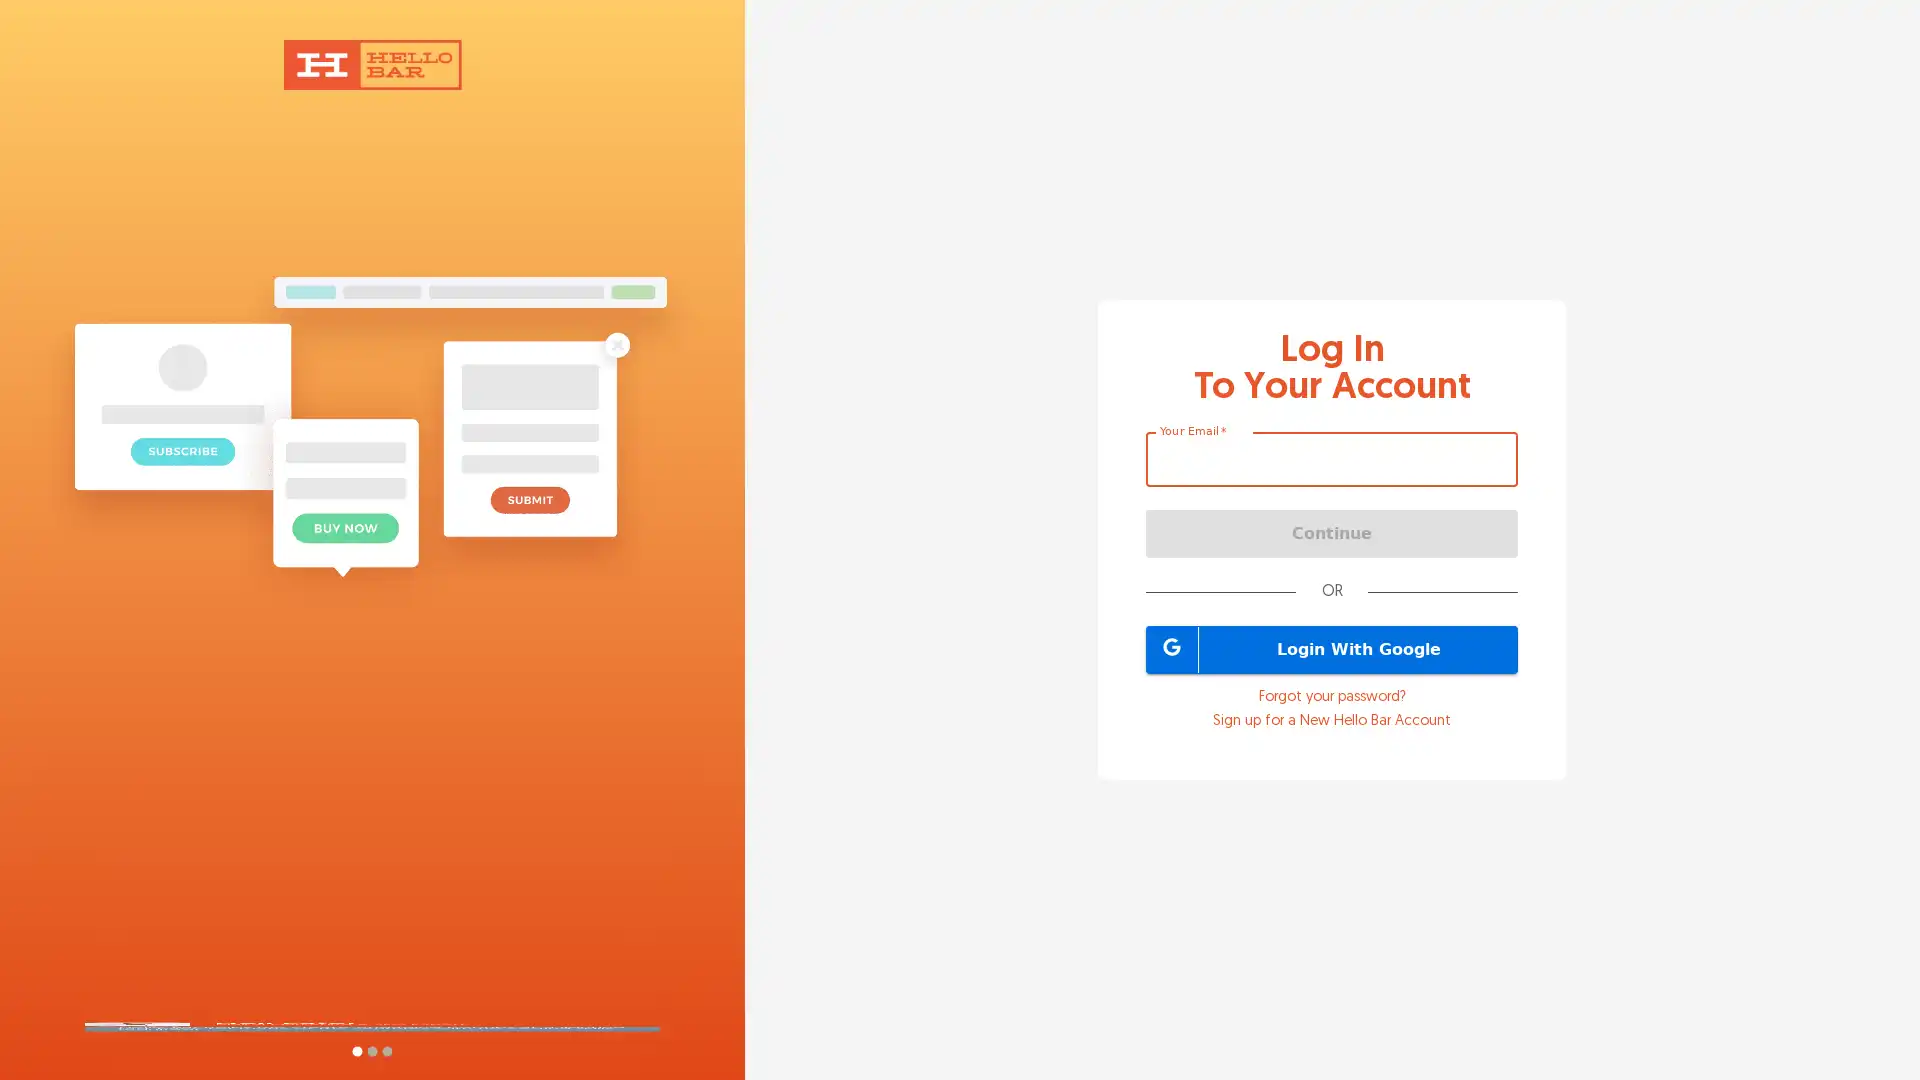 This screenshot has width=1920, height=1080. I want to click on Login With Google, so click(1332, 648).